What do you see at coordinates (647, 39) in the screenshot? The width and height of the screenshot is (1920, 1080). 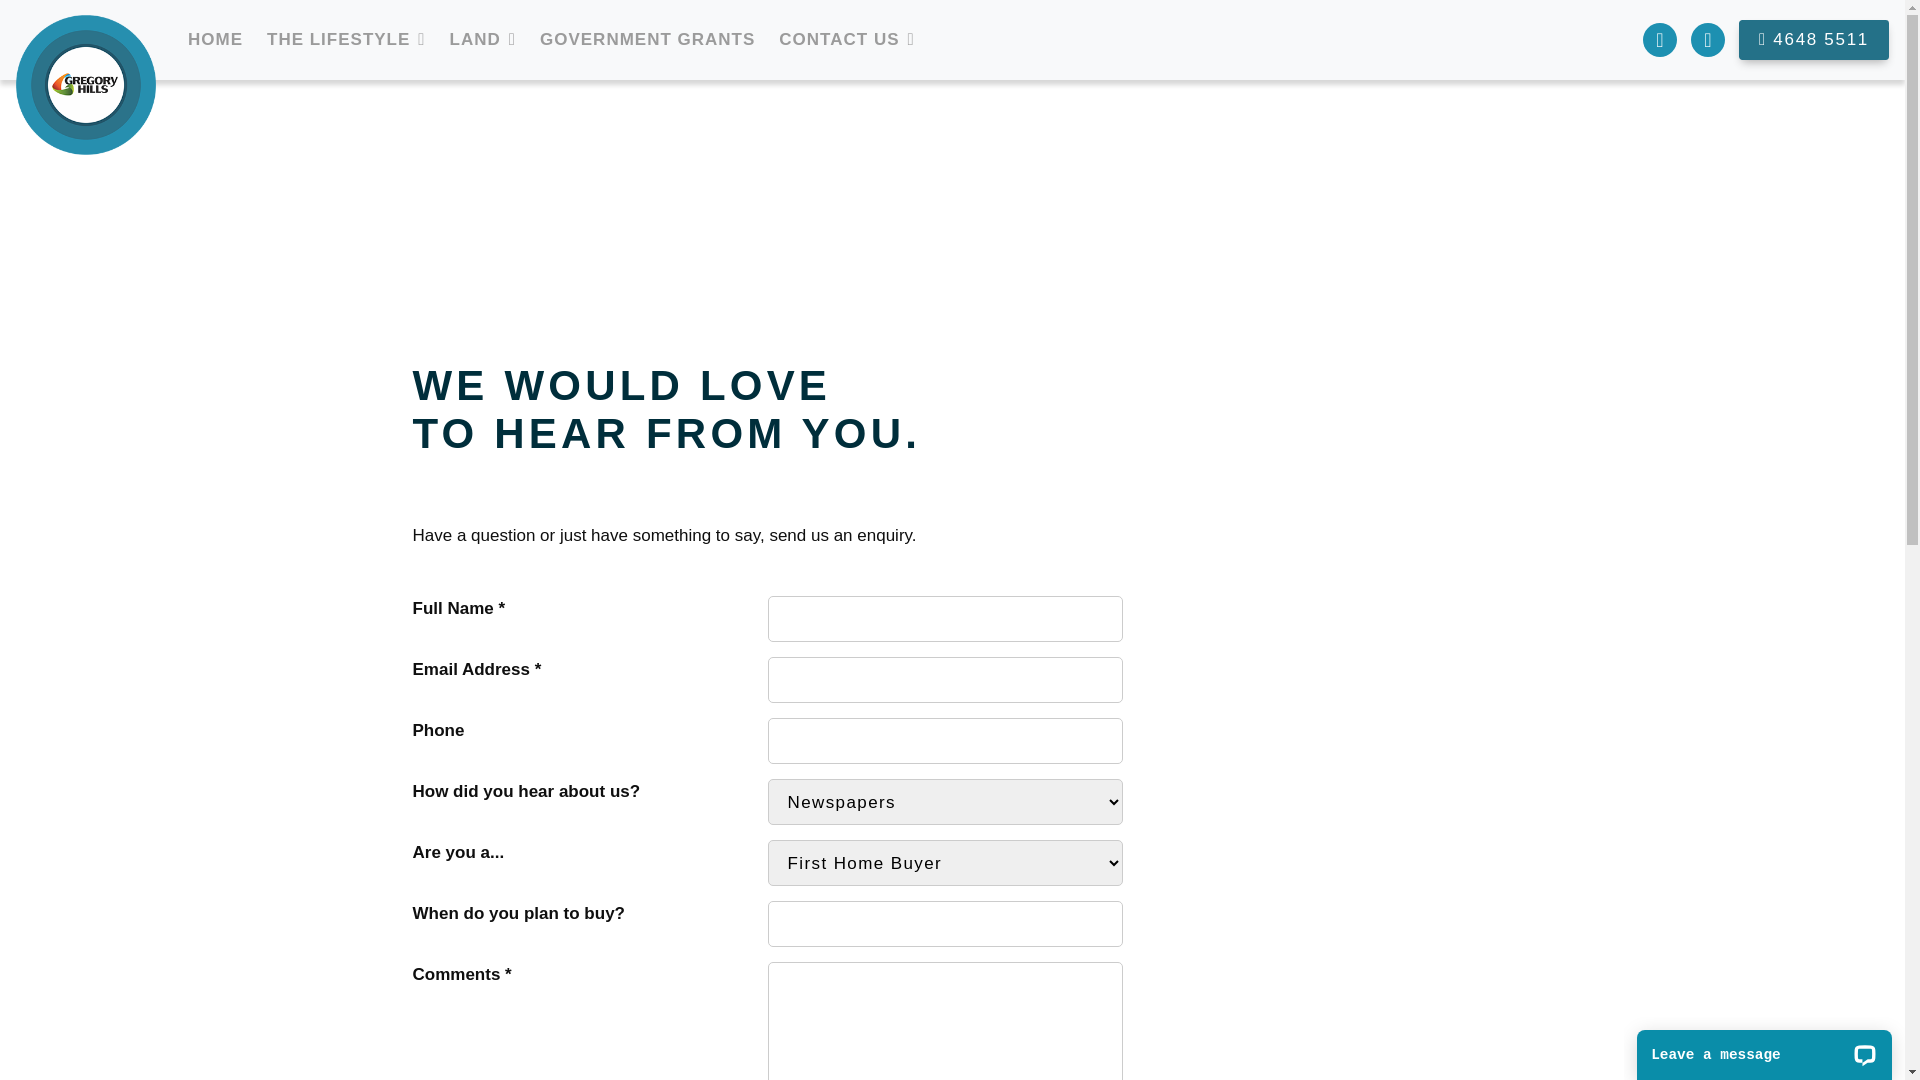 I see `'GOVERNMENT GRANTS'` at bounding box center [647, 39].